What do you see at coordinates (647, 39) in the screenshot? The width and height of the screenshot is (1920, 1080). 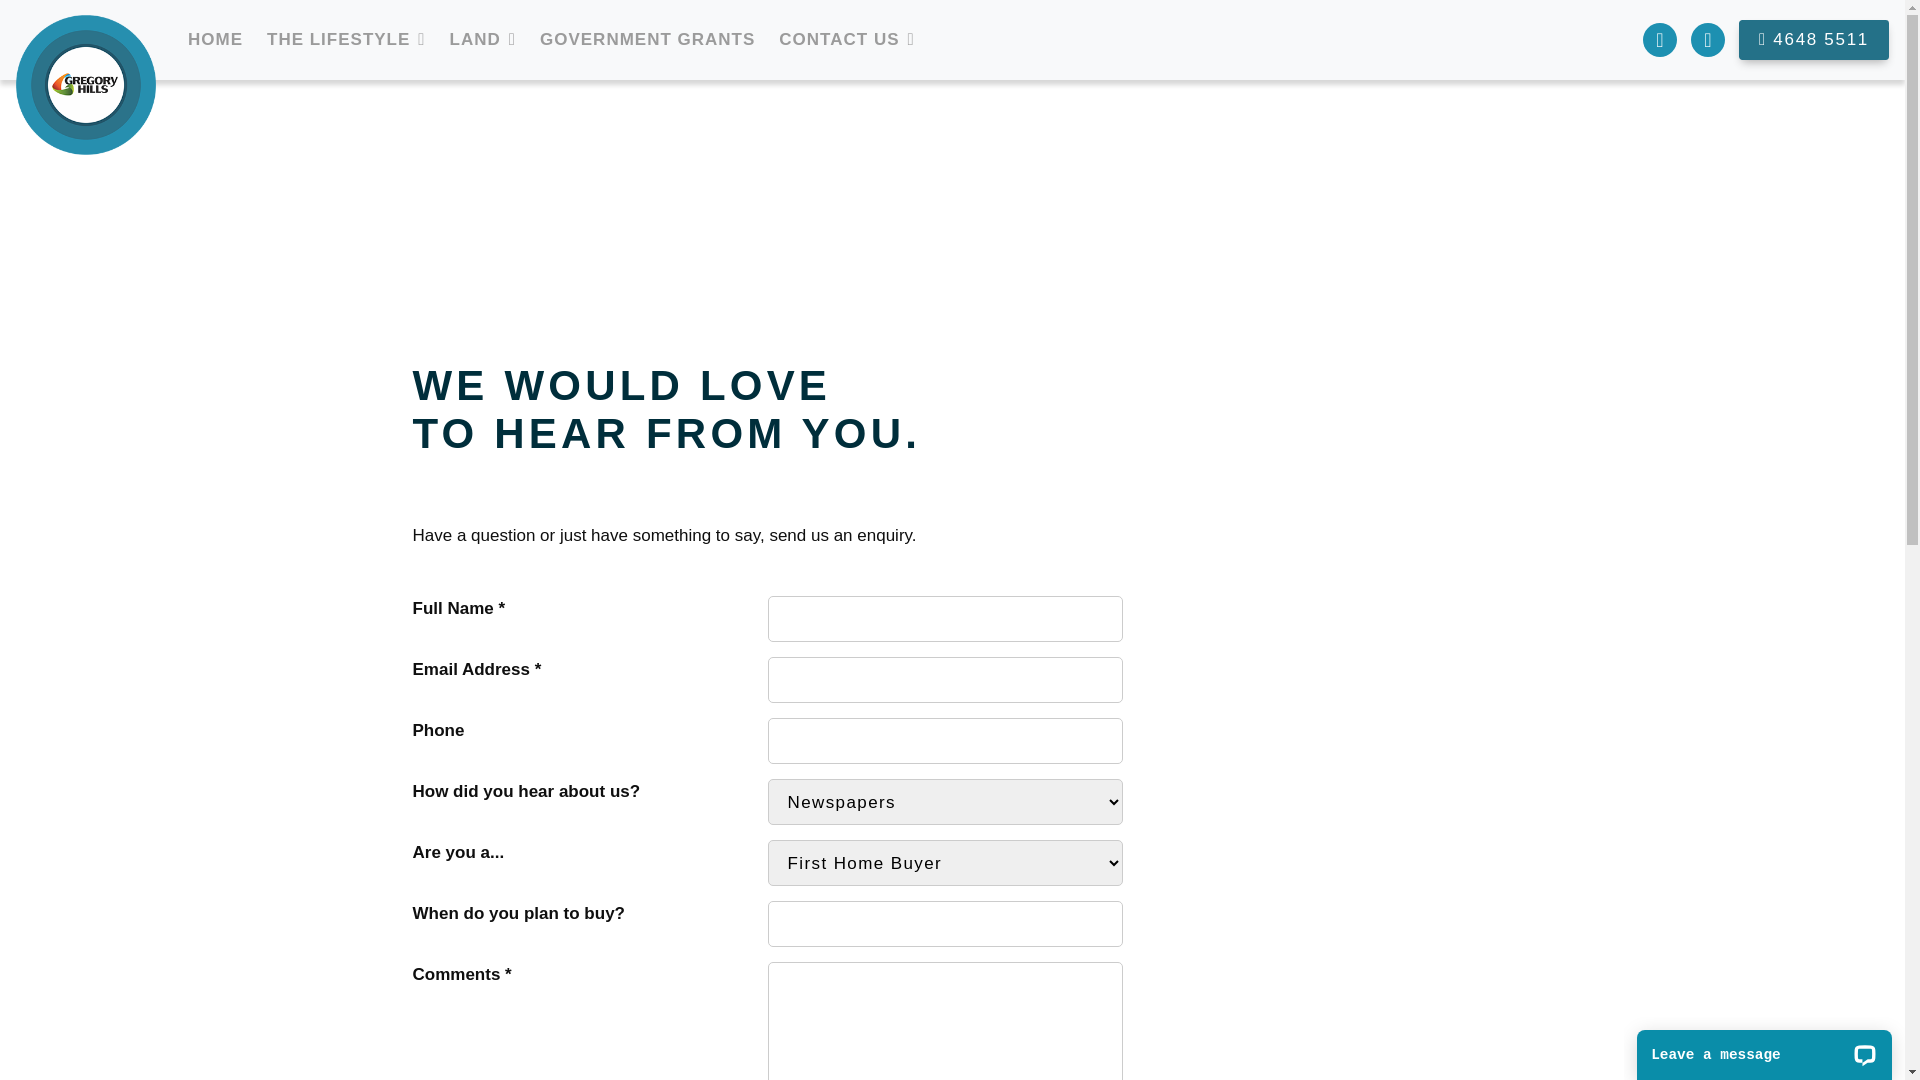 I see `'GOVERNMENT GRANTS'` at bounding box center [647, 39].